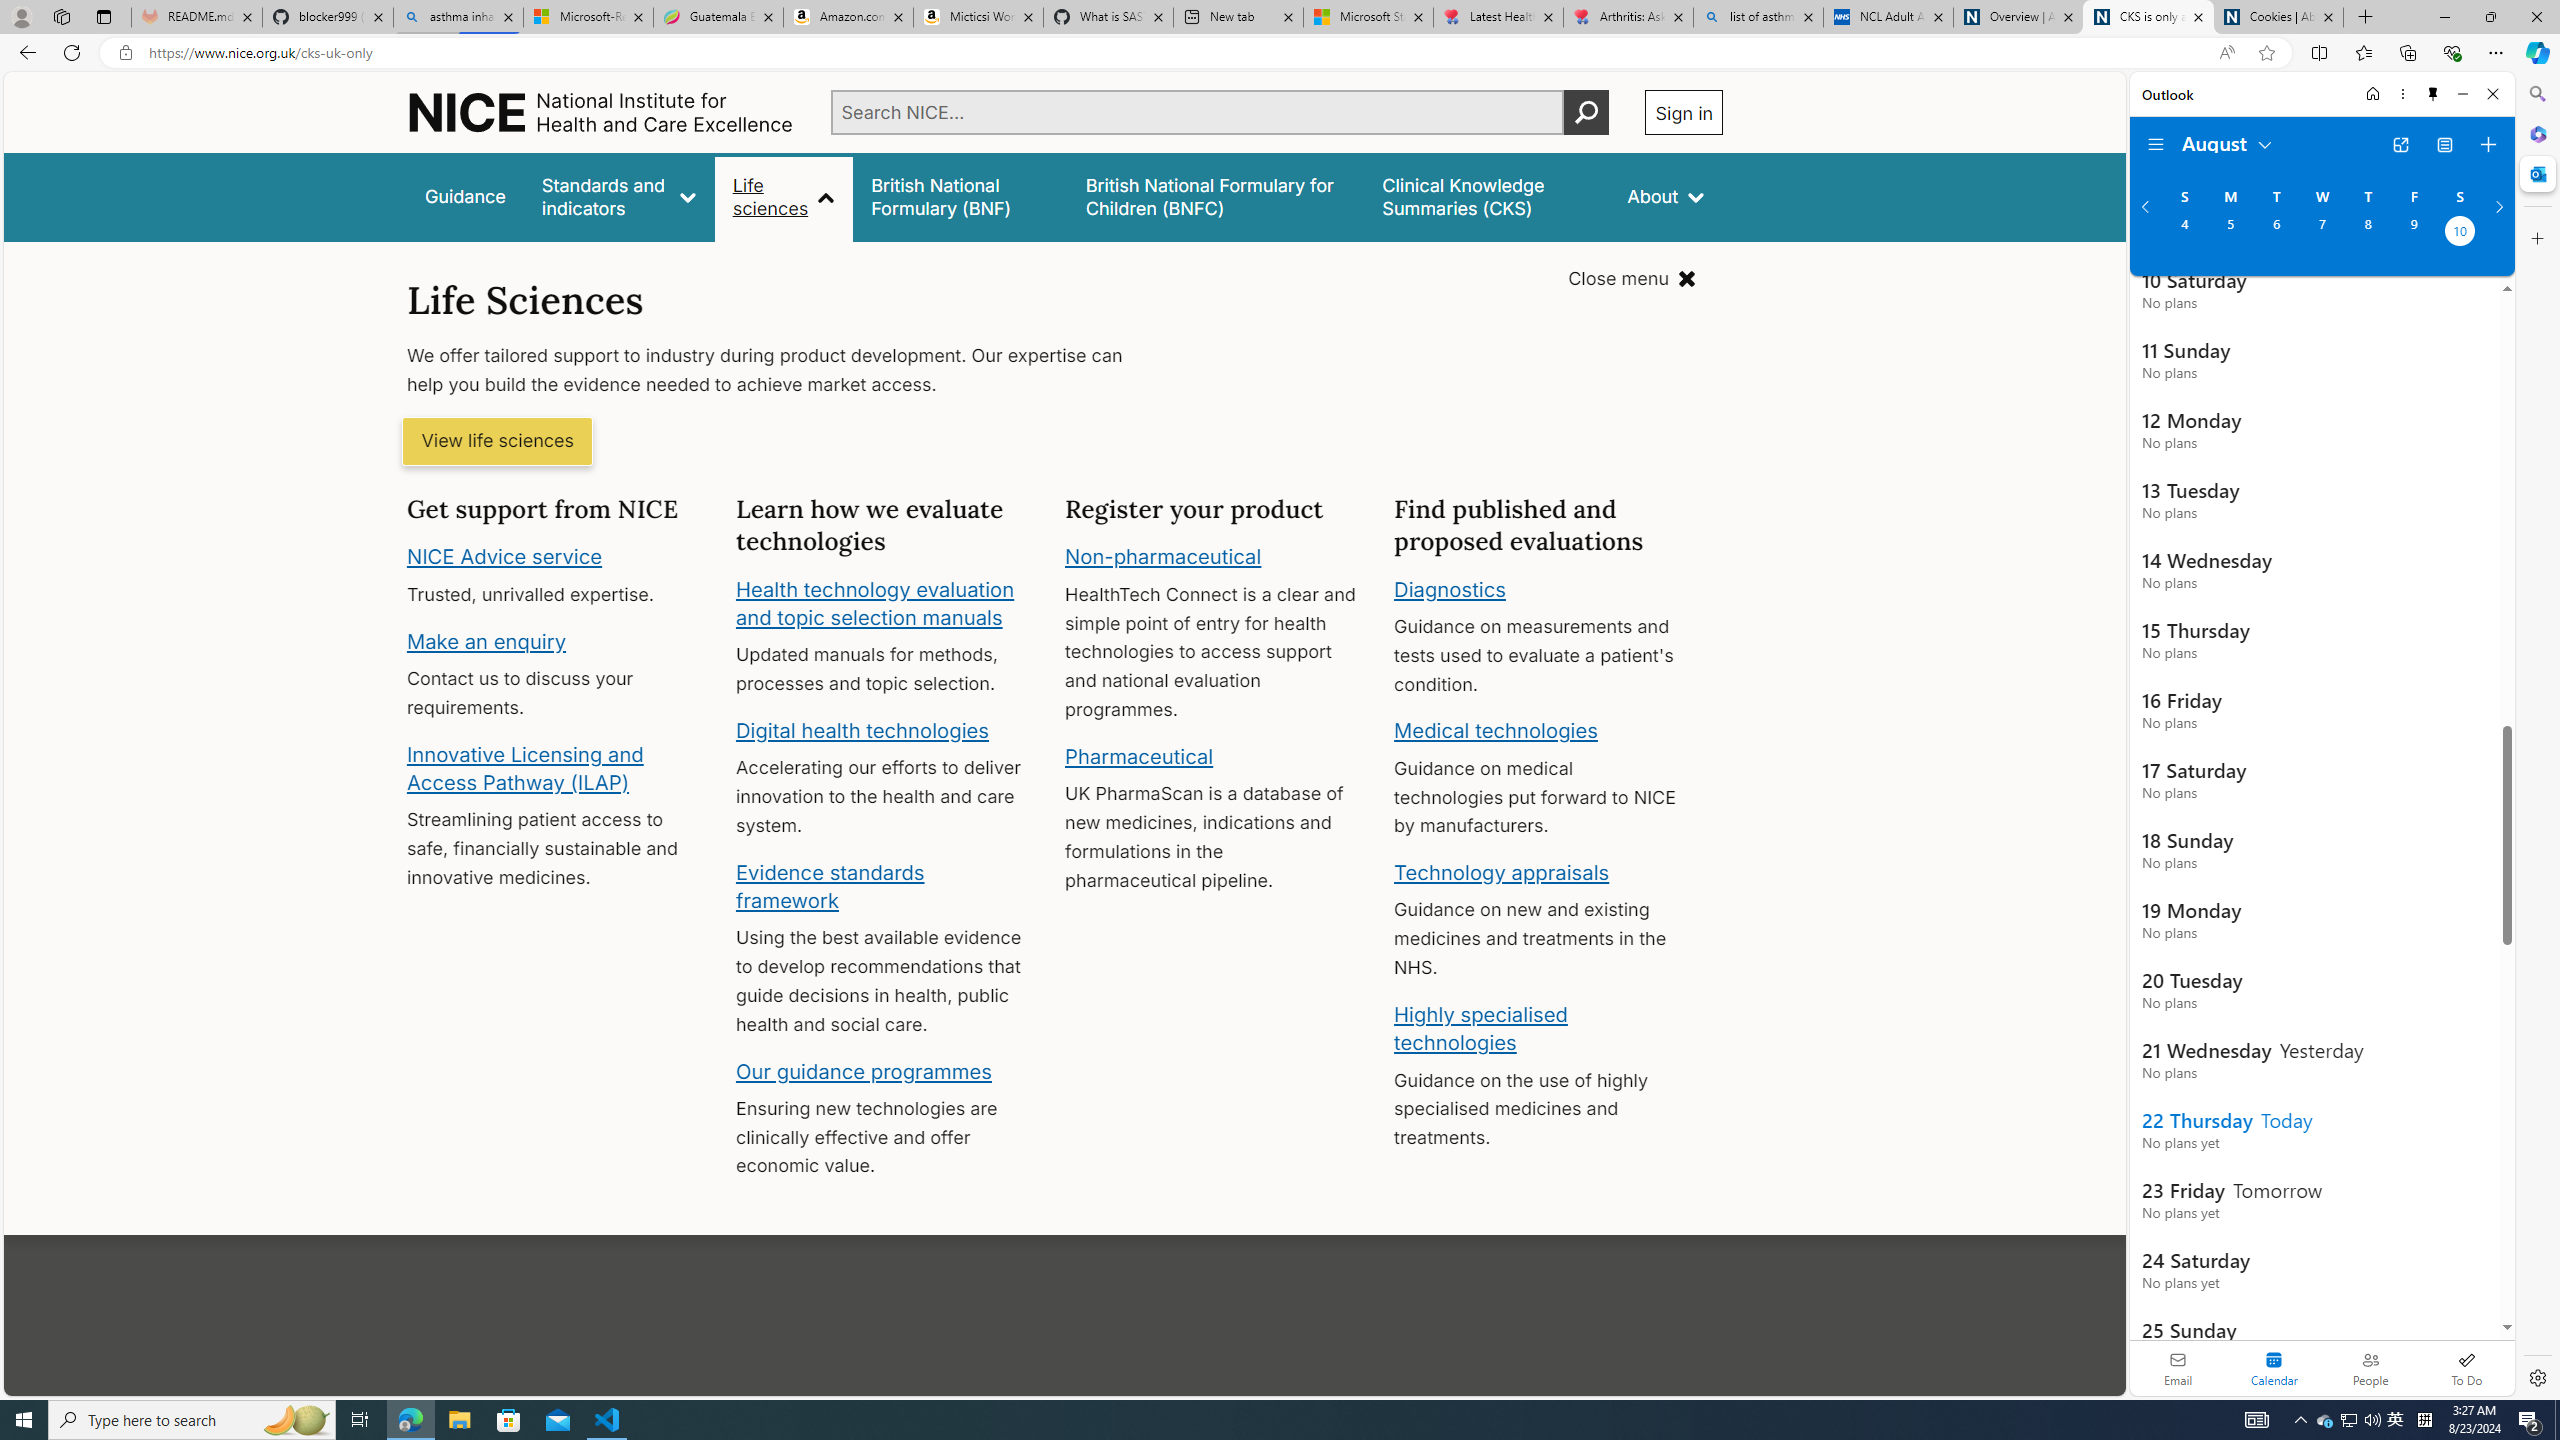 This screenshot has height=1440, width=2560. I want to click on 'People', so click(2369, 1367).